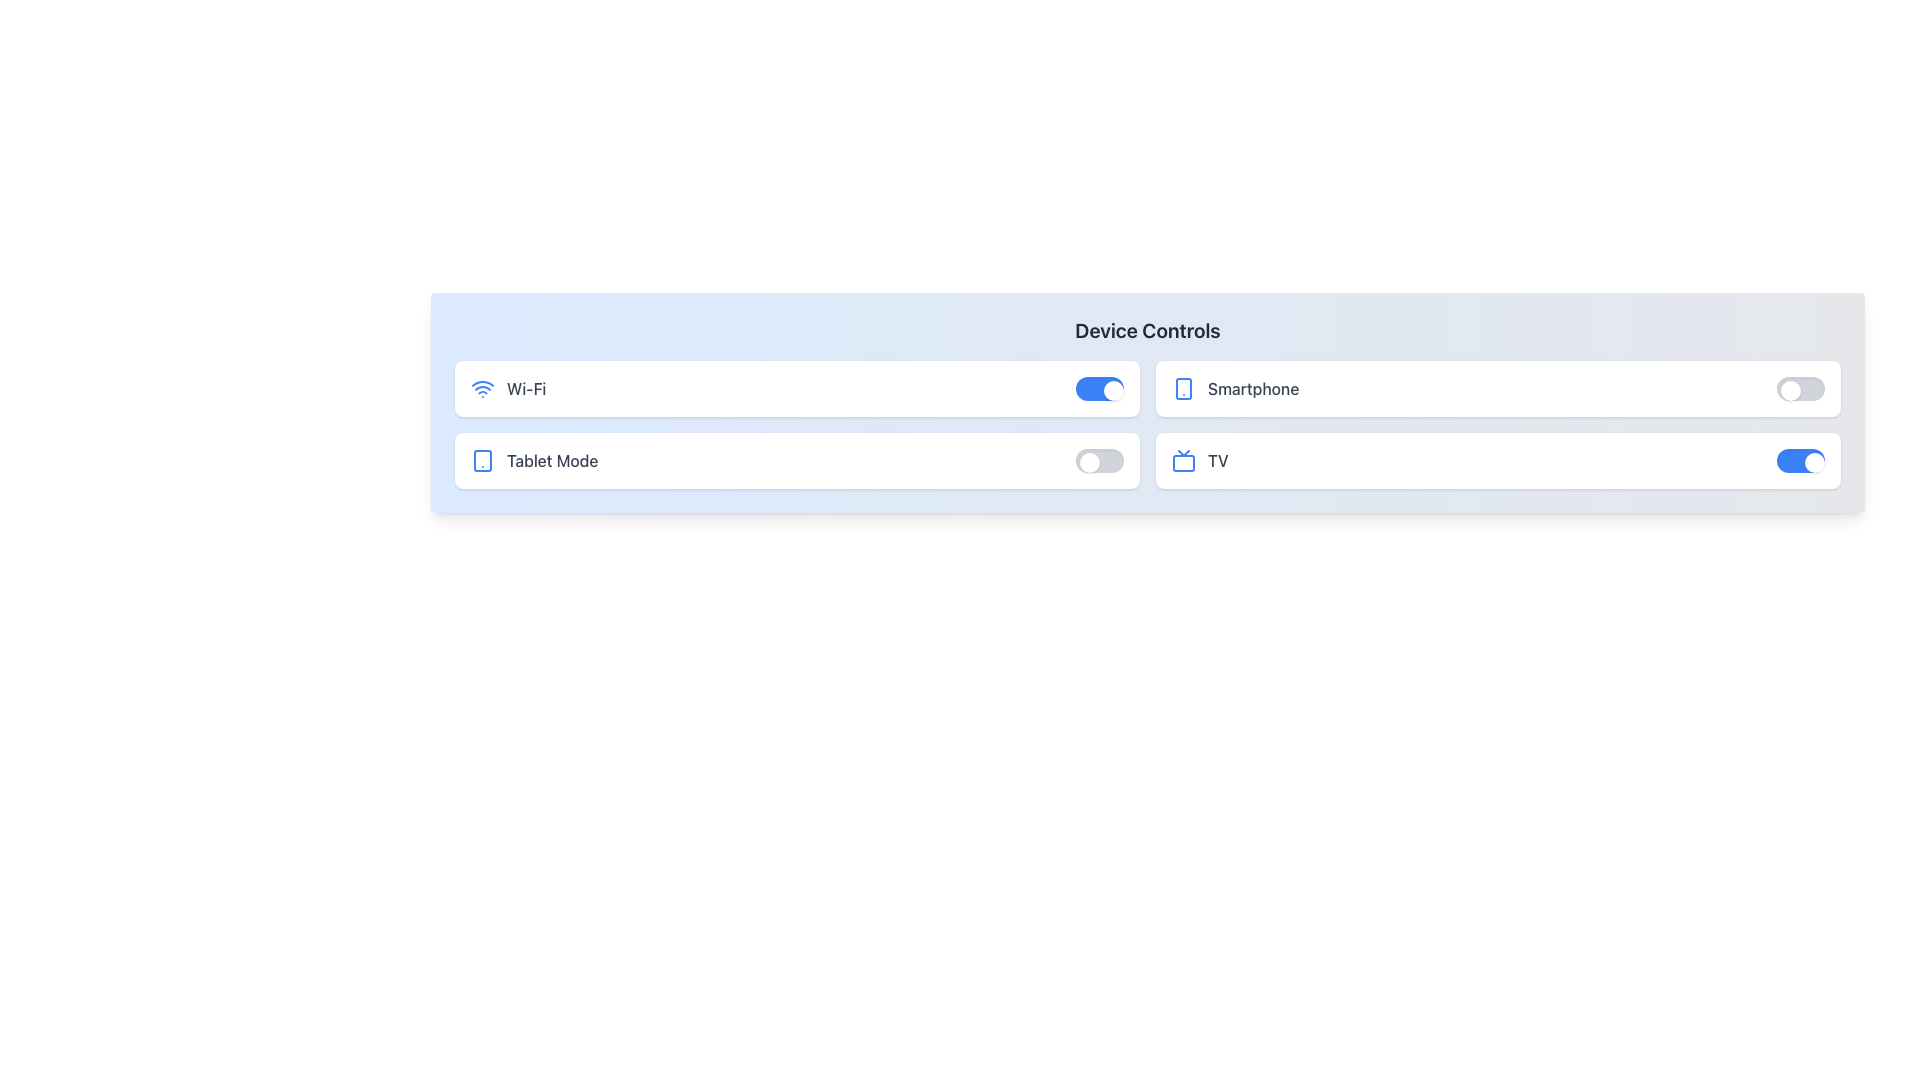 The image size is (1920, 1080). Describe the element at coordinates (1800, 389) in the screenshot. I see `the toggle switch located in the 'Smartphone' section of the 'Device Controls' interface to enable or disable the feature` at that location.